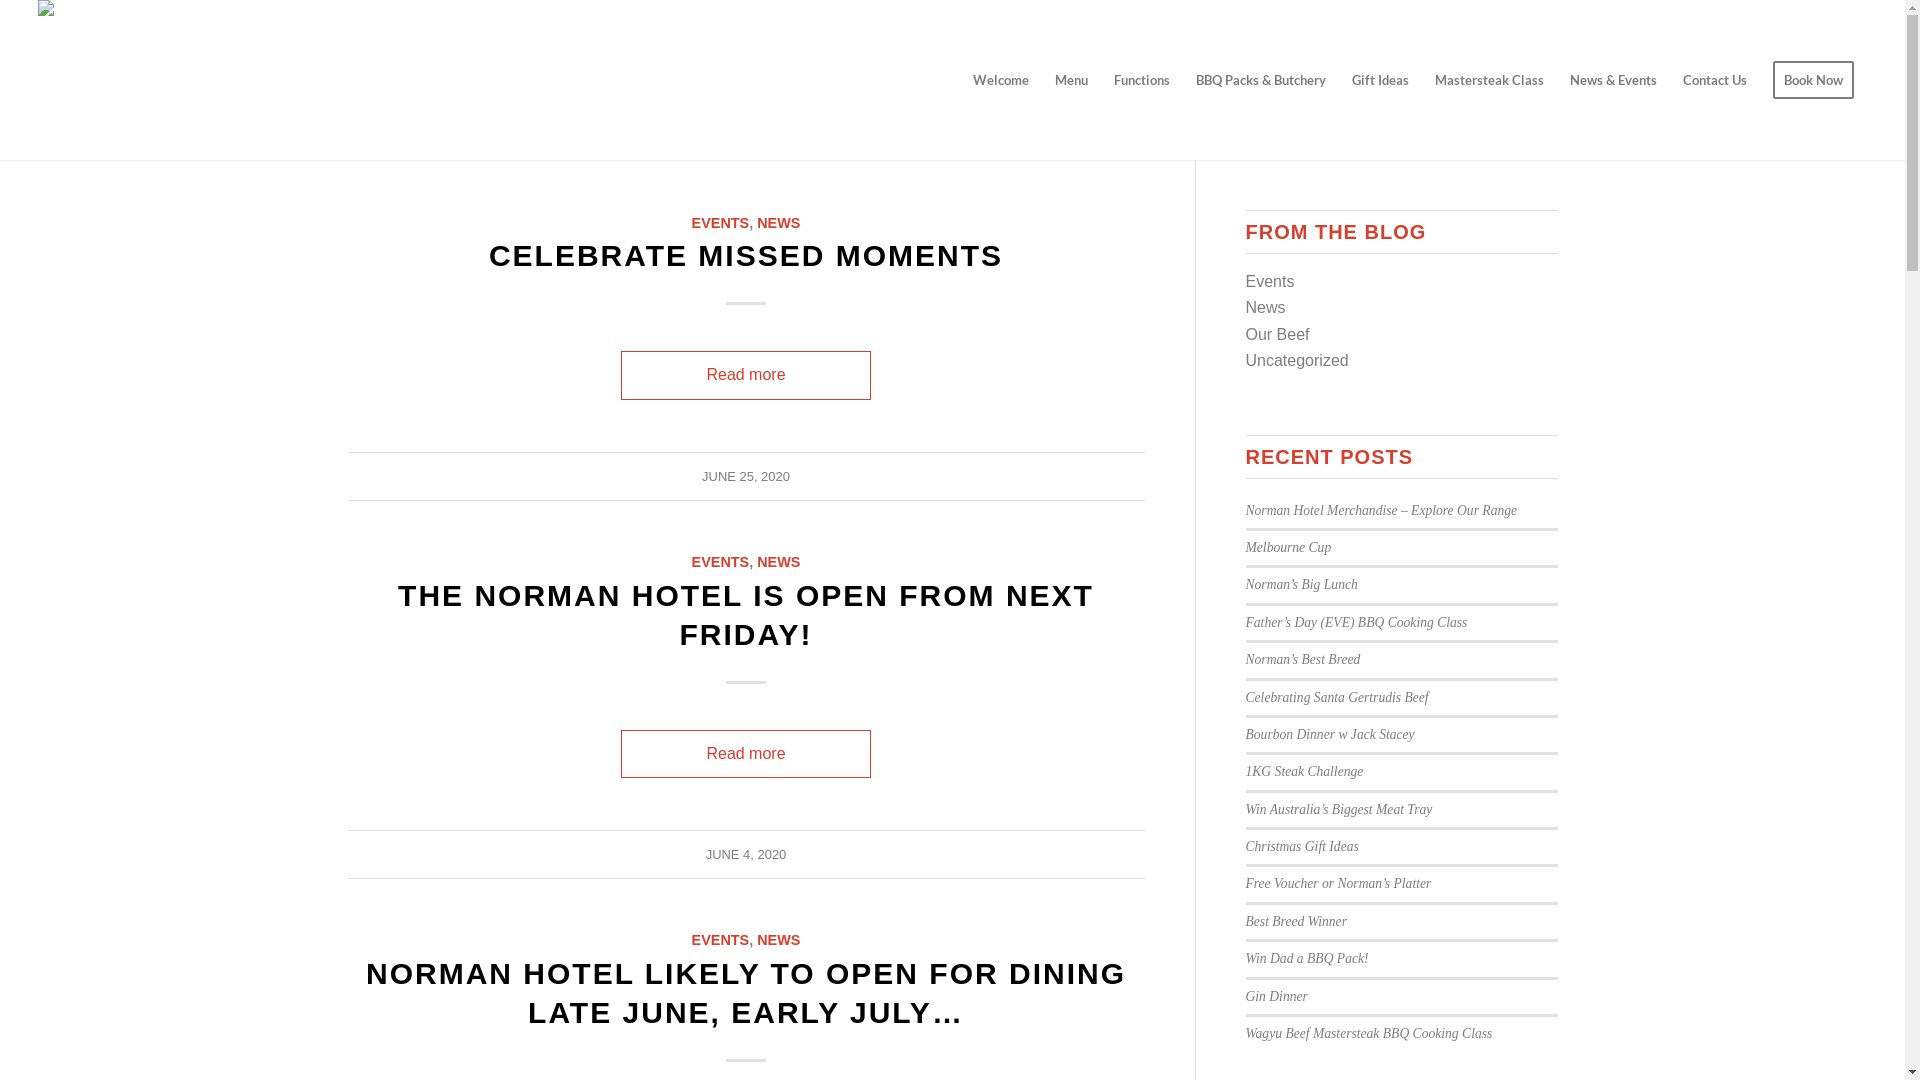 The image size is (1920, 1080). What do you see at coordinates (1001, 79) in the screenshot?
I see `'Welcome'` at bounding box center [1001, 79].